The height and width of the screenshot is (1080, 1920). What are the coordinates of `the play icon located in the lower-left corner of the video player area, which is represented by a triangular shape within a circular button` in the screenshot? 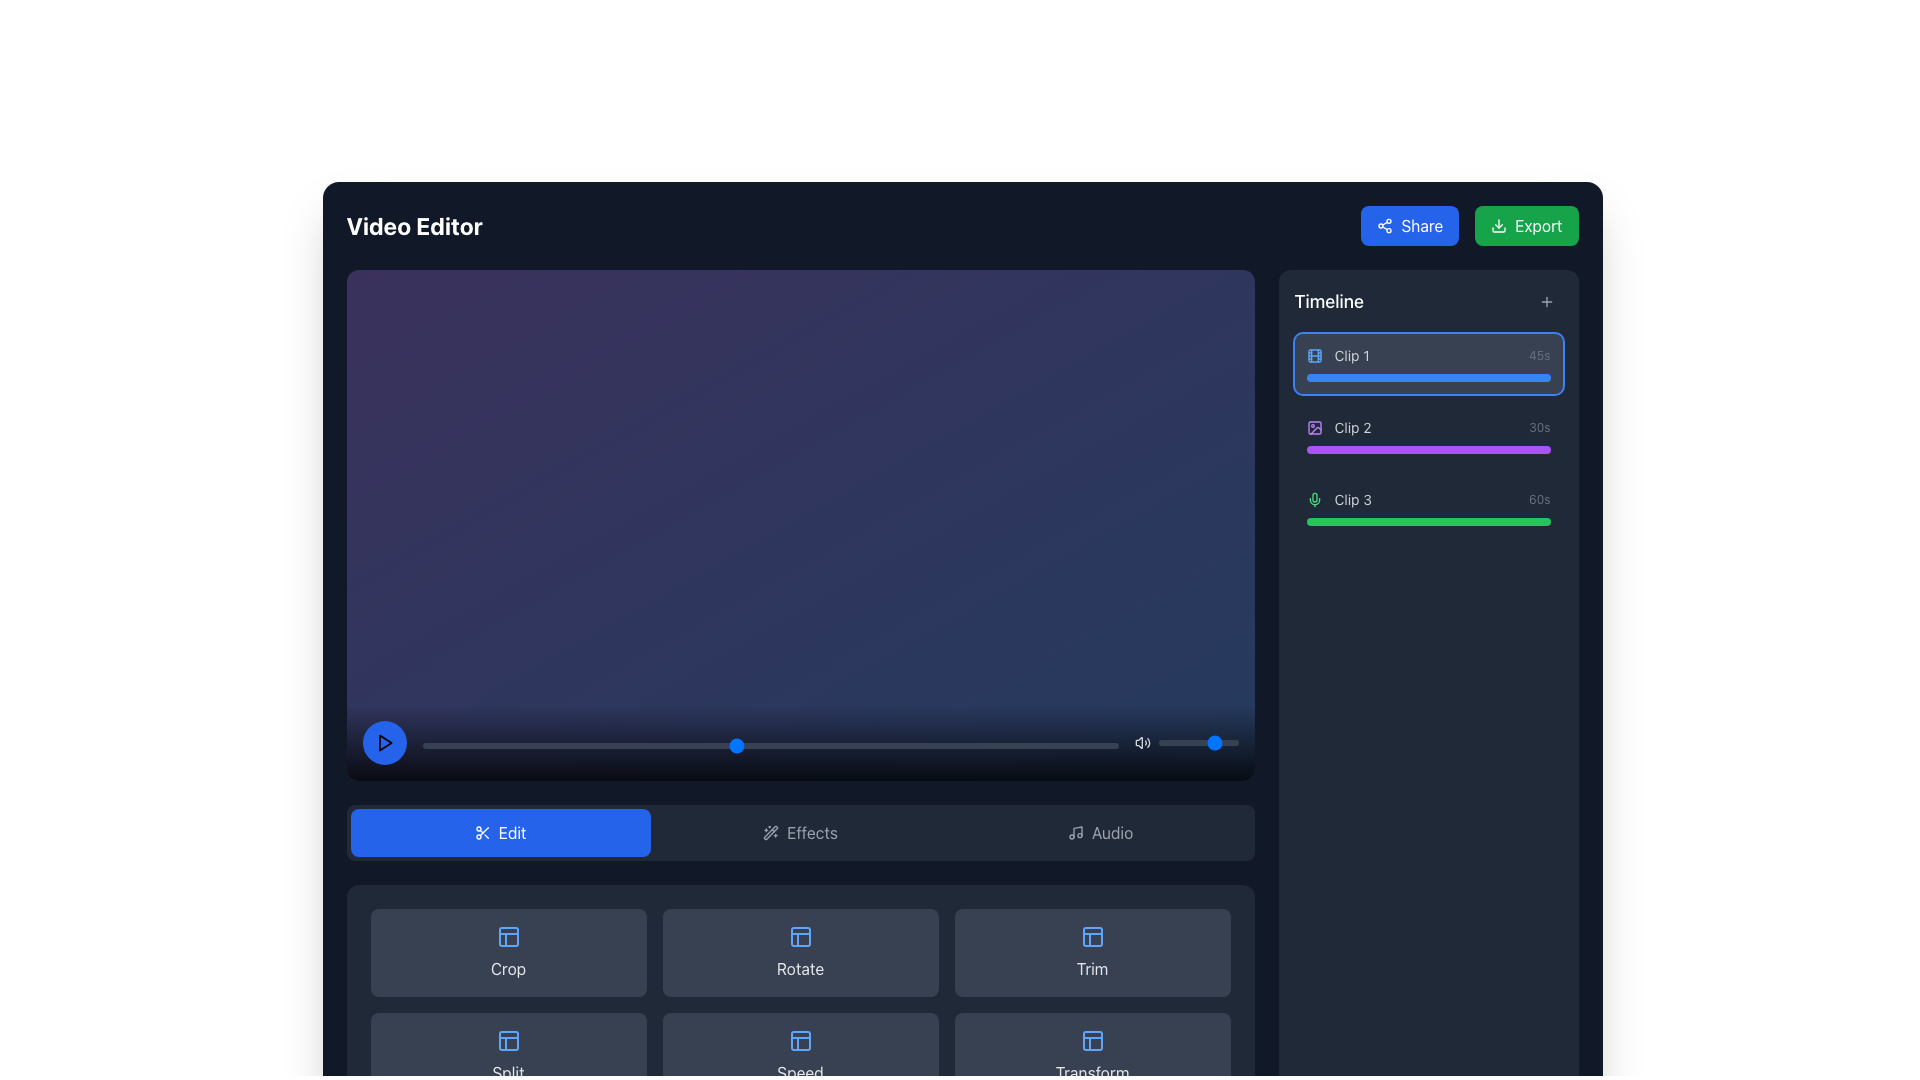 It's located at (384, 742).